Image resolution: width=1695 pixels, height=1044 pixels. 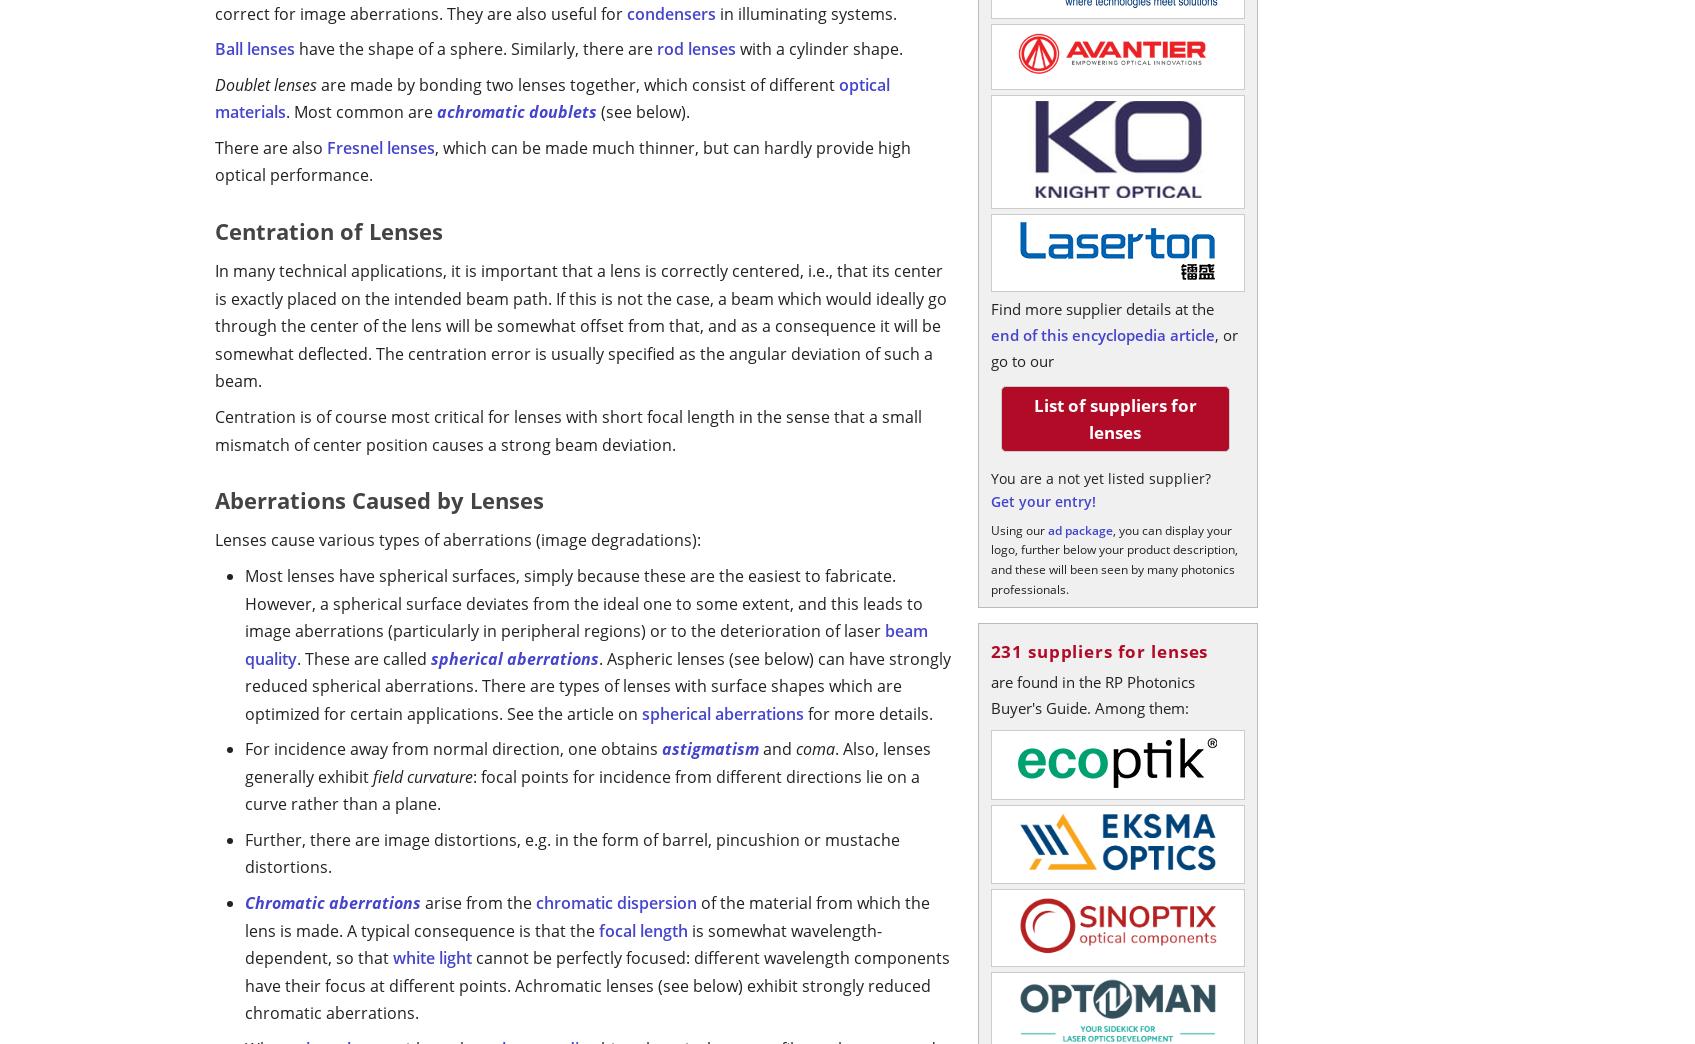 What do you see at coordinates (819, 47) in the screenshot?
I see `'with a cylinder shape.'` at bounding box center [819, 47].